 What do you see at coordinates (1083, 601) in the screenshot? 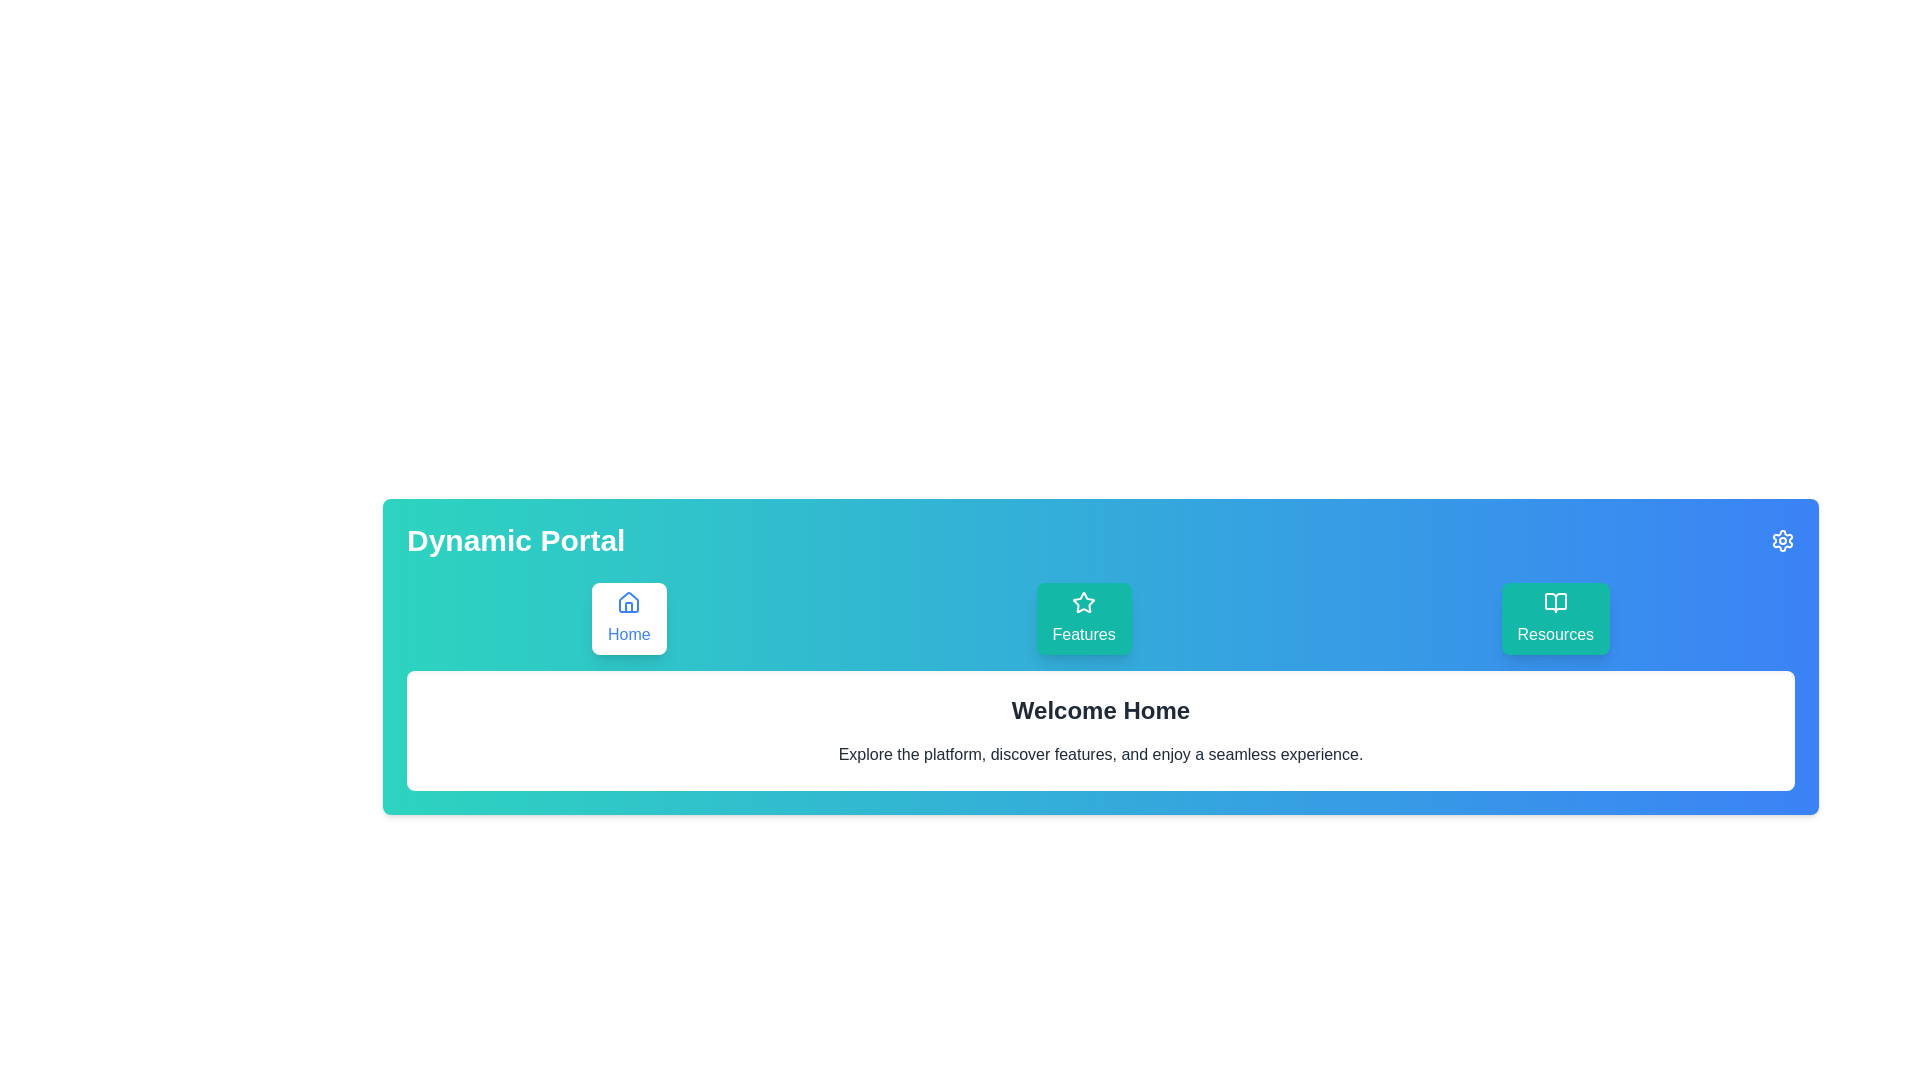
I see `the star icon surrounding the 'Features' button located at the center top of the interface` at bounding box center [1083, 601].